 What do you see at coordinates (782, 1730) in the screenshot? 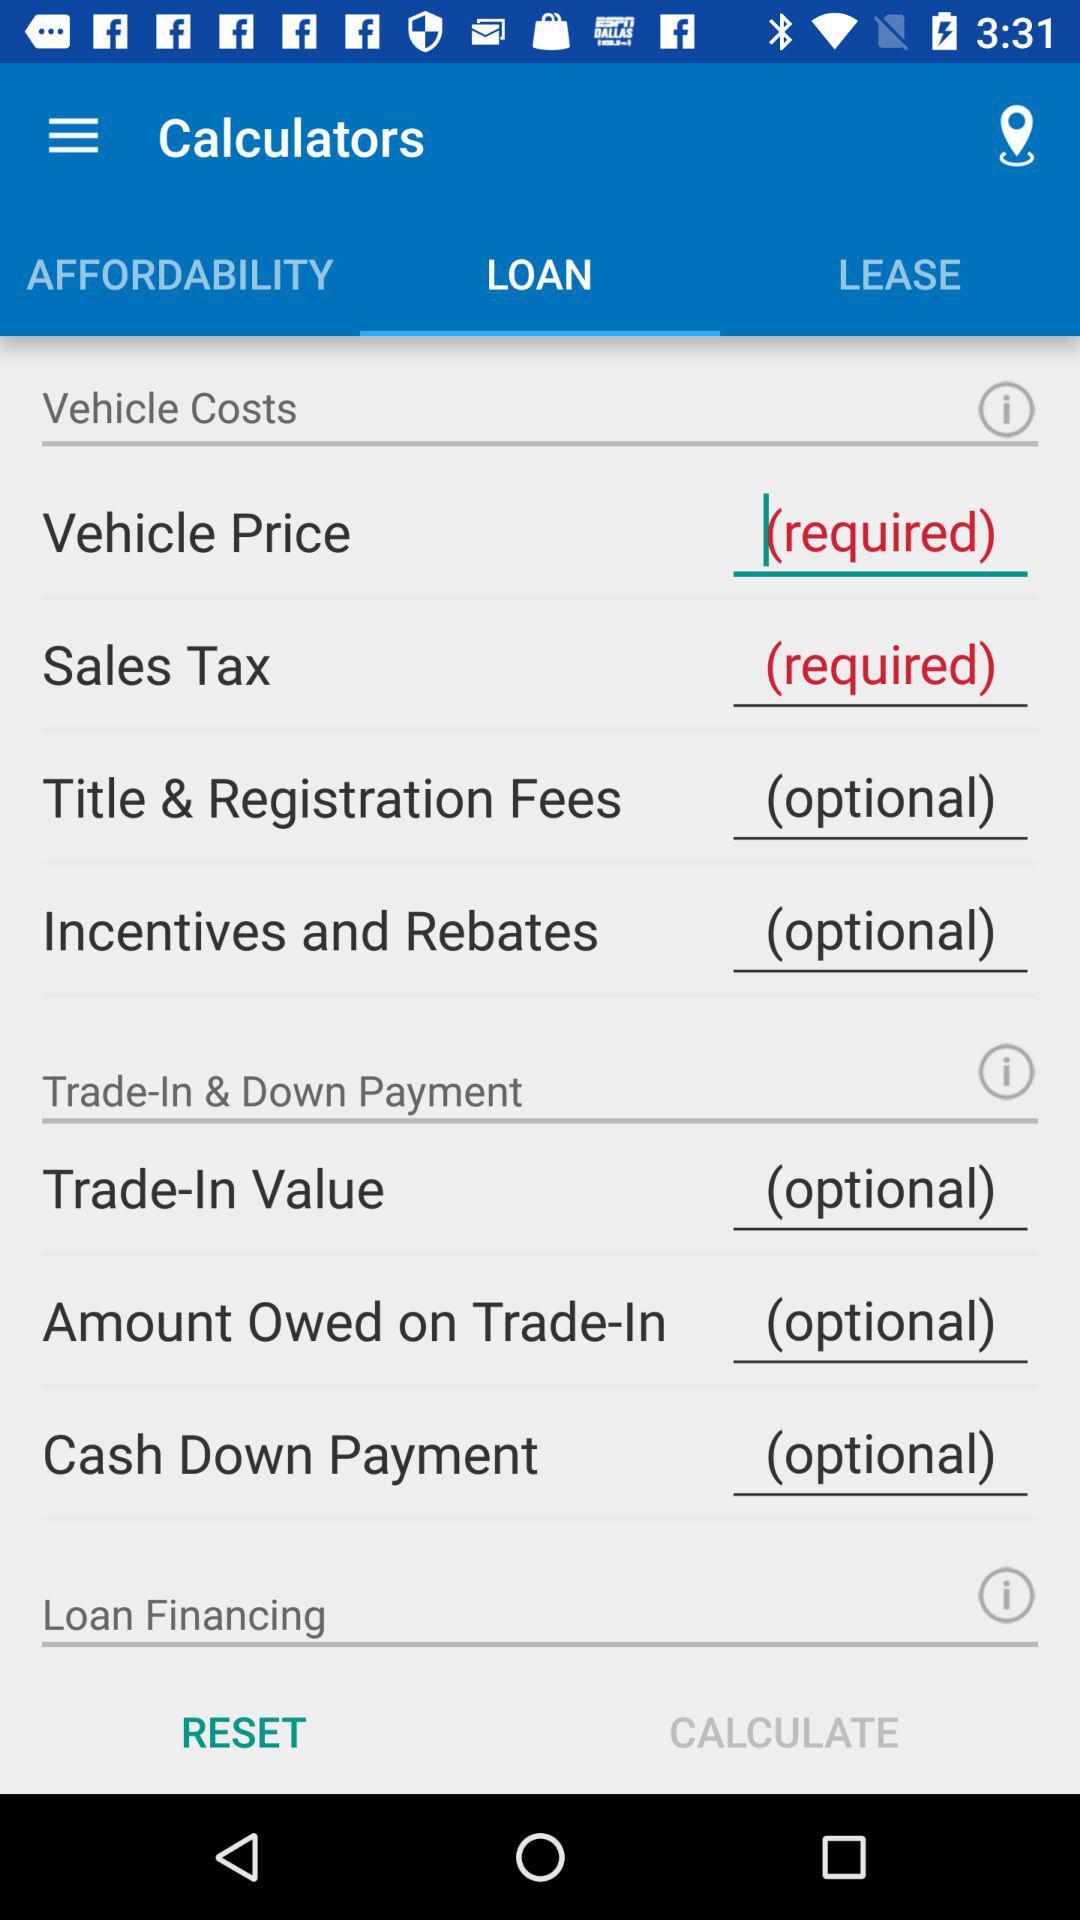
I see `the icon to the right of the reset item` at bounding box center [782, 1730].